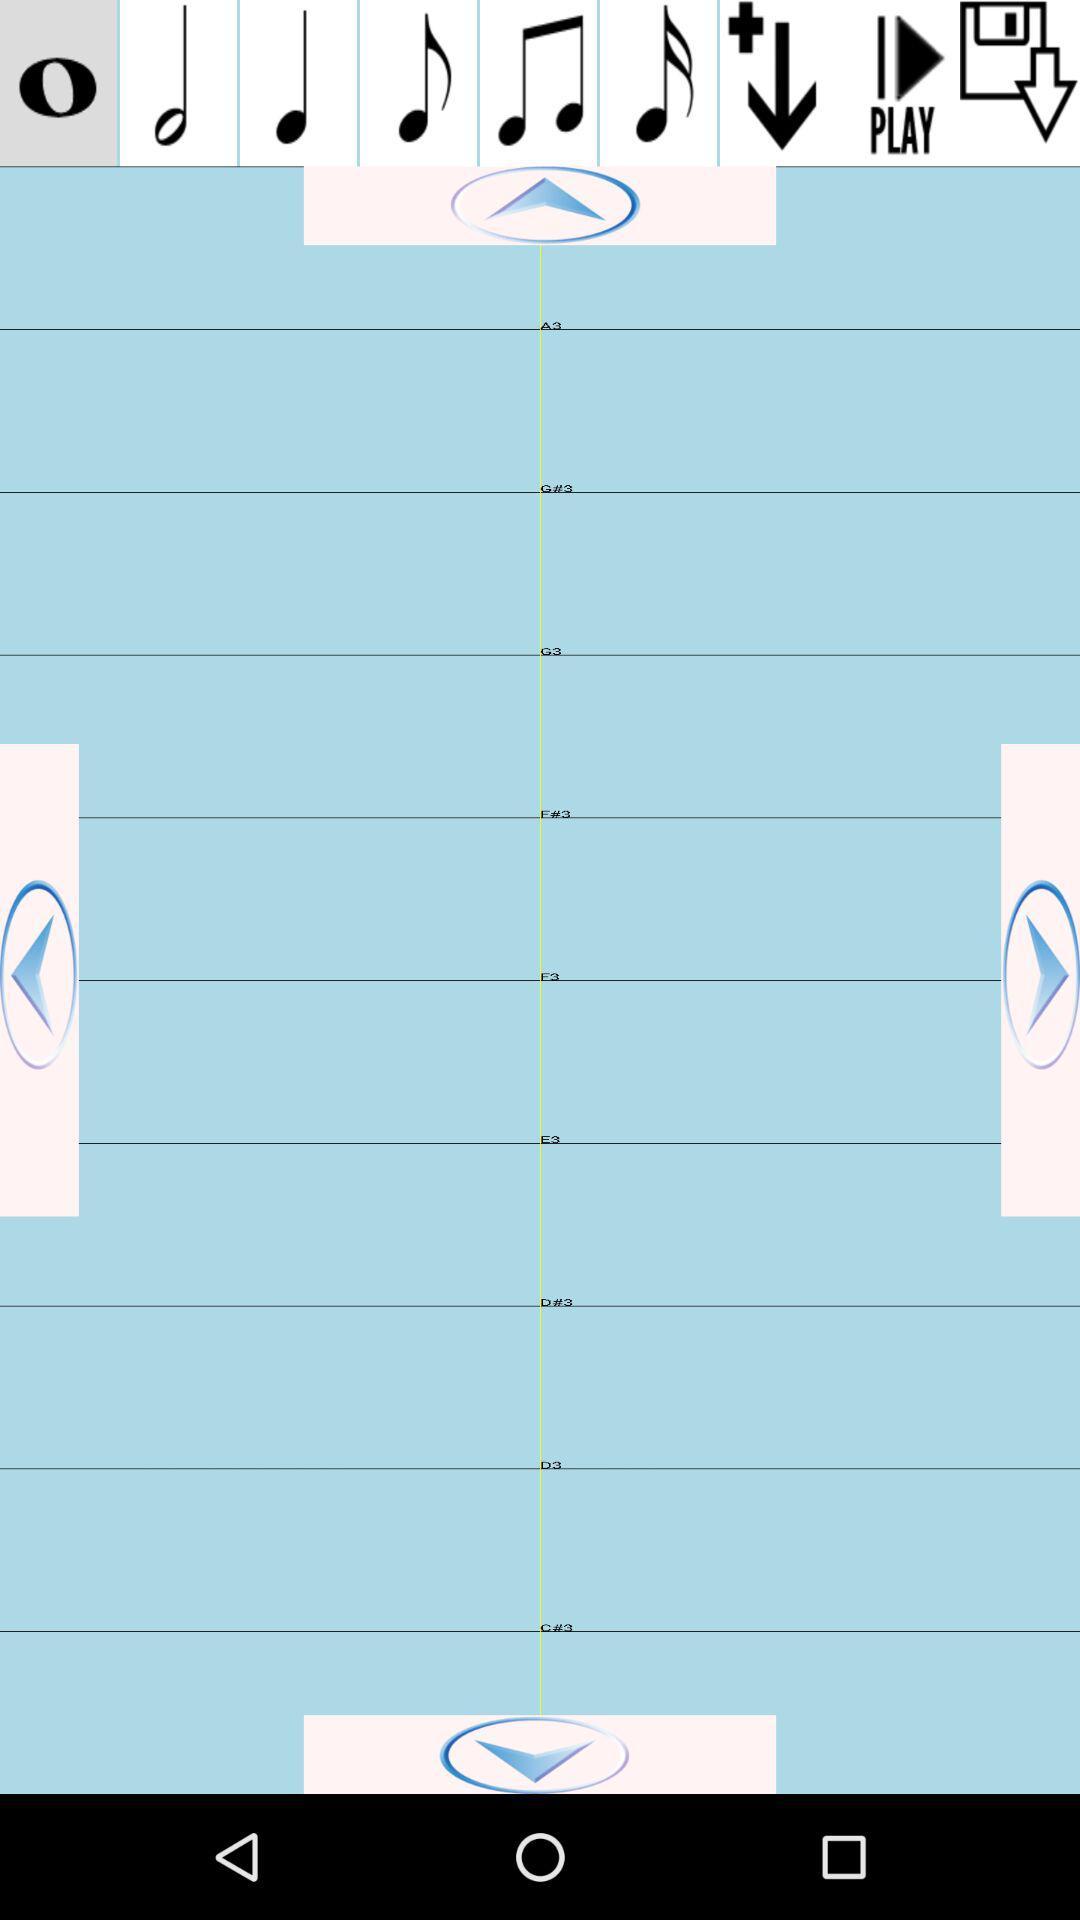  What do you see at coordinates (898, 82) in the screenshot?
I see `and pause button` at bounding box center [898, 82].